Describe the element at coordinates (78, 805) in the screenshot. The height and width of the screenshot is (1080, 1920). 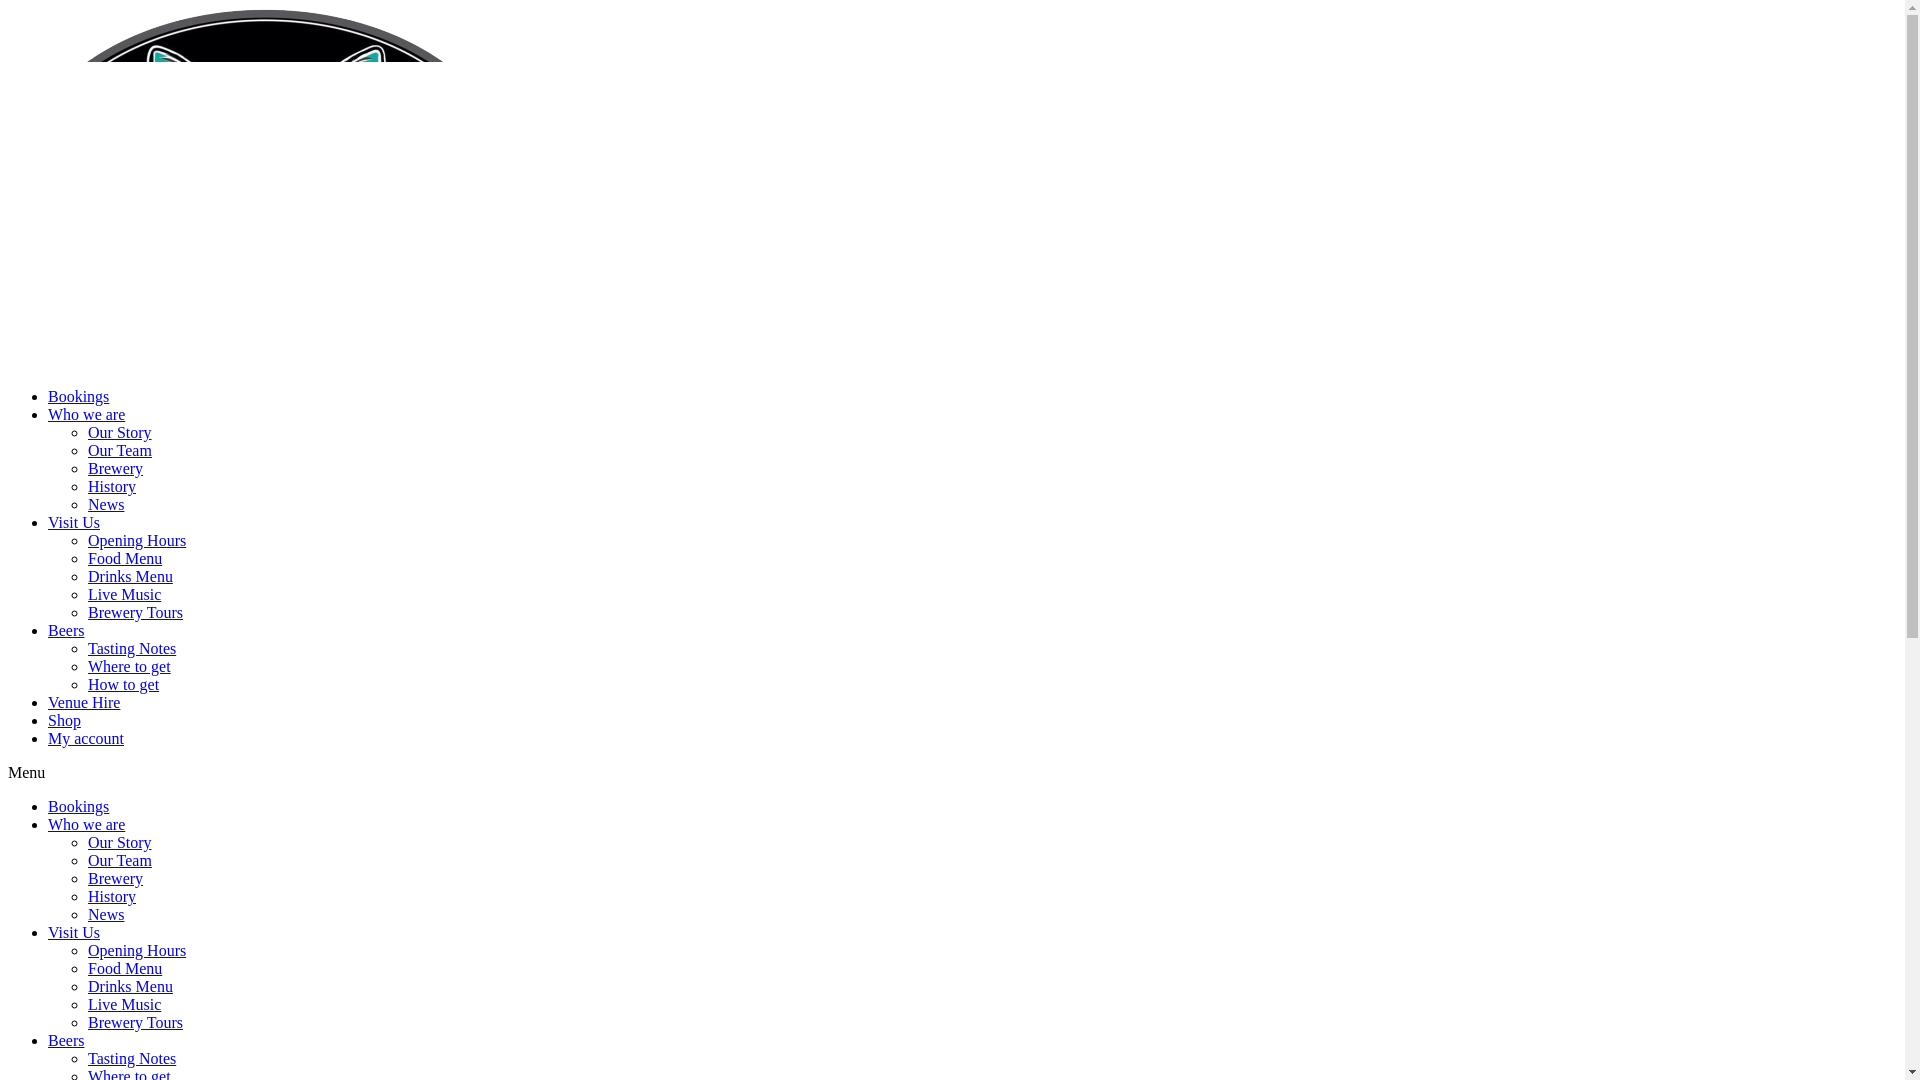
I see `'Bookings'` at that location.